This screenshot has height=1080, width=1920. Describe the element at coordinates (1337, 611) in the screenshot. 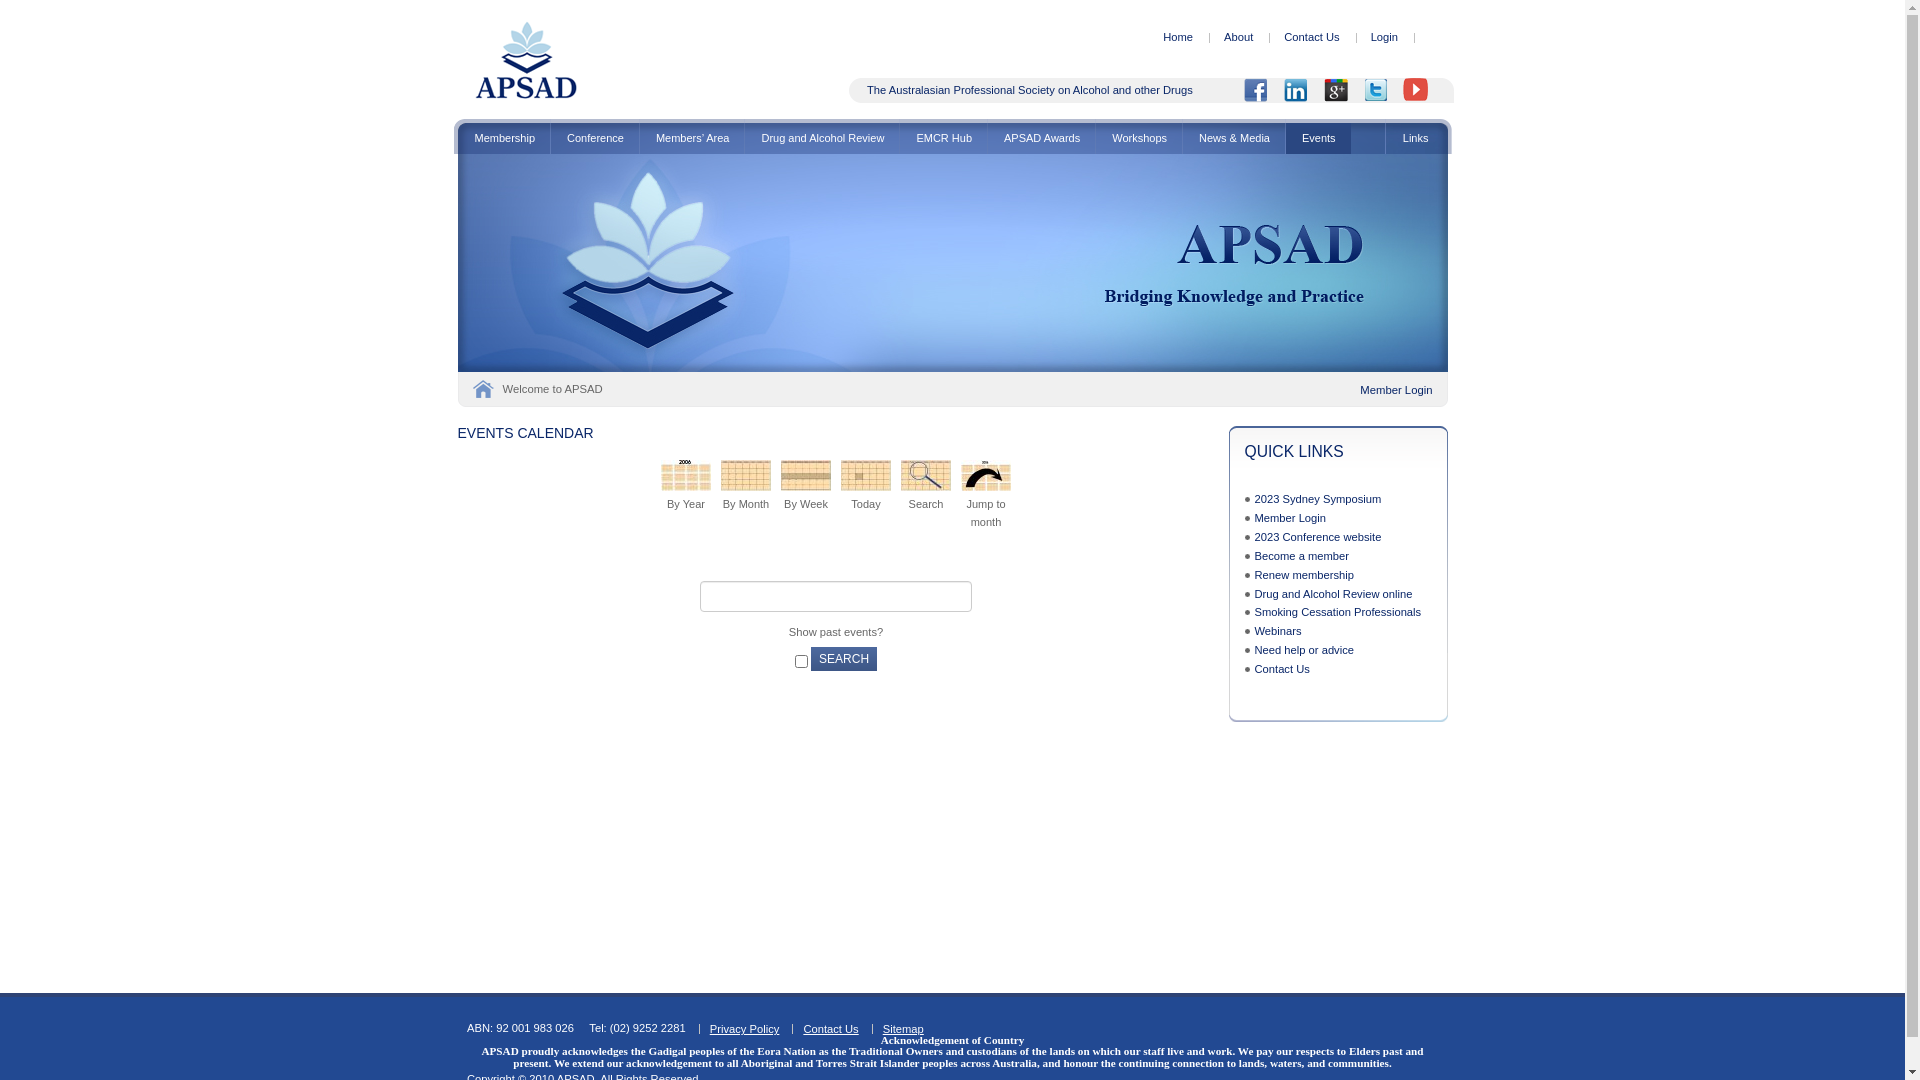

I see `'Smoking Cessation Professionals'` at that location.